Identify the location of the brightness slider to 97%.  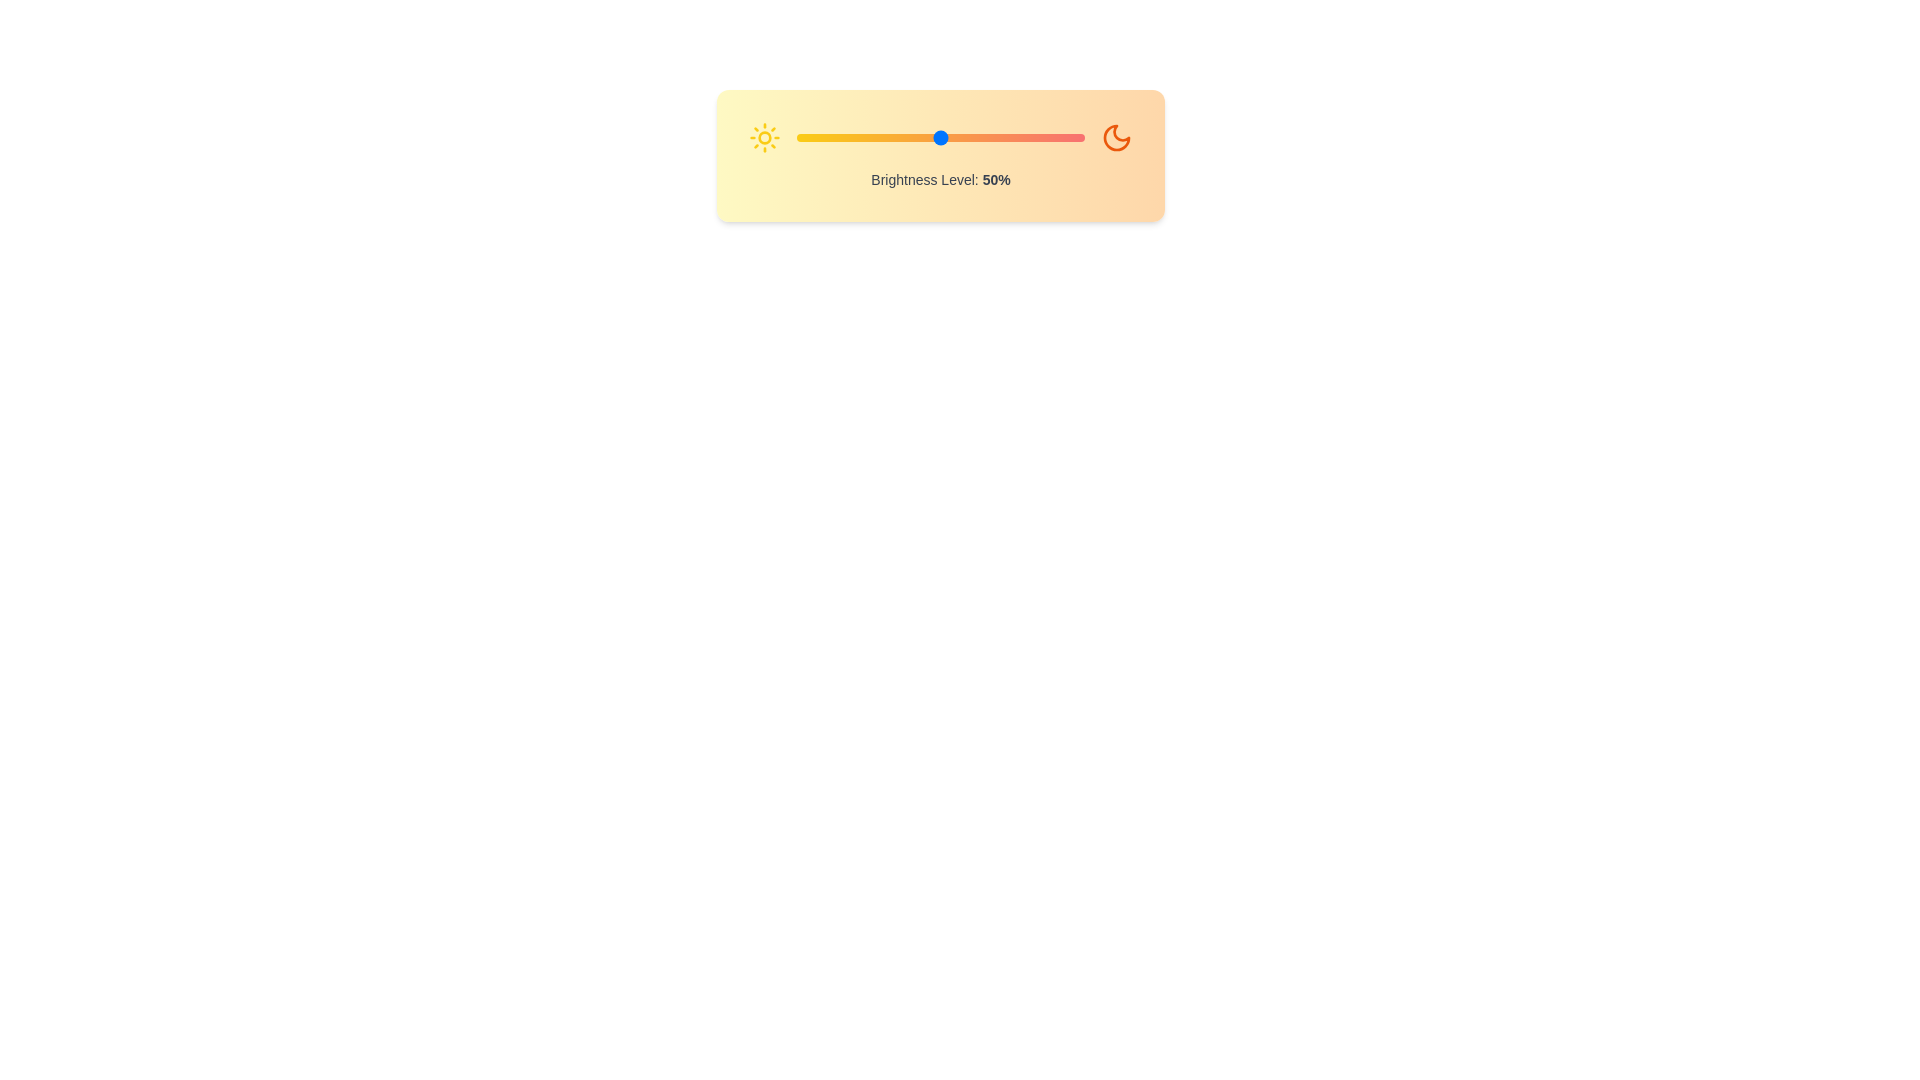
(1075, 137).